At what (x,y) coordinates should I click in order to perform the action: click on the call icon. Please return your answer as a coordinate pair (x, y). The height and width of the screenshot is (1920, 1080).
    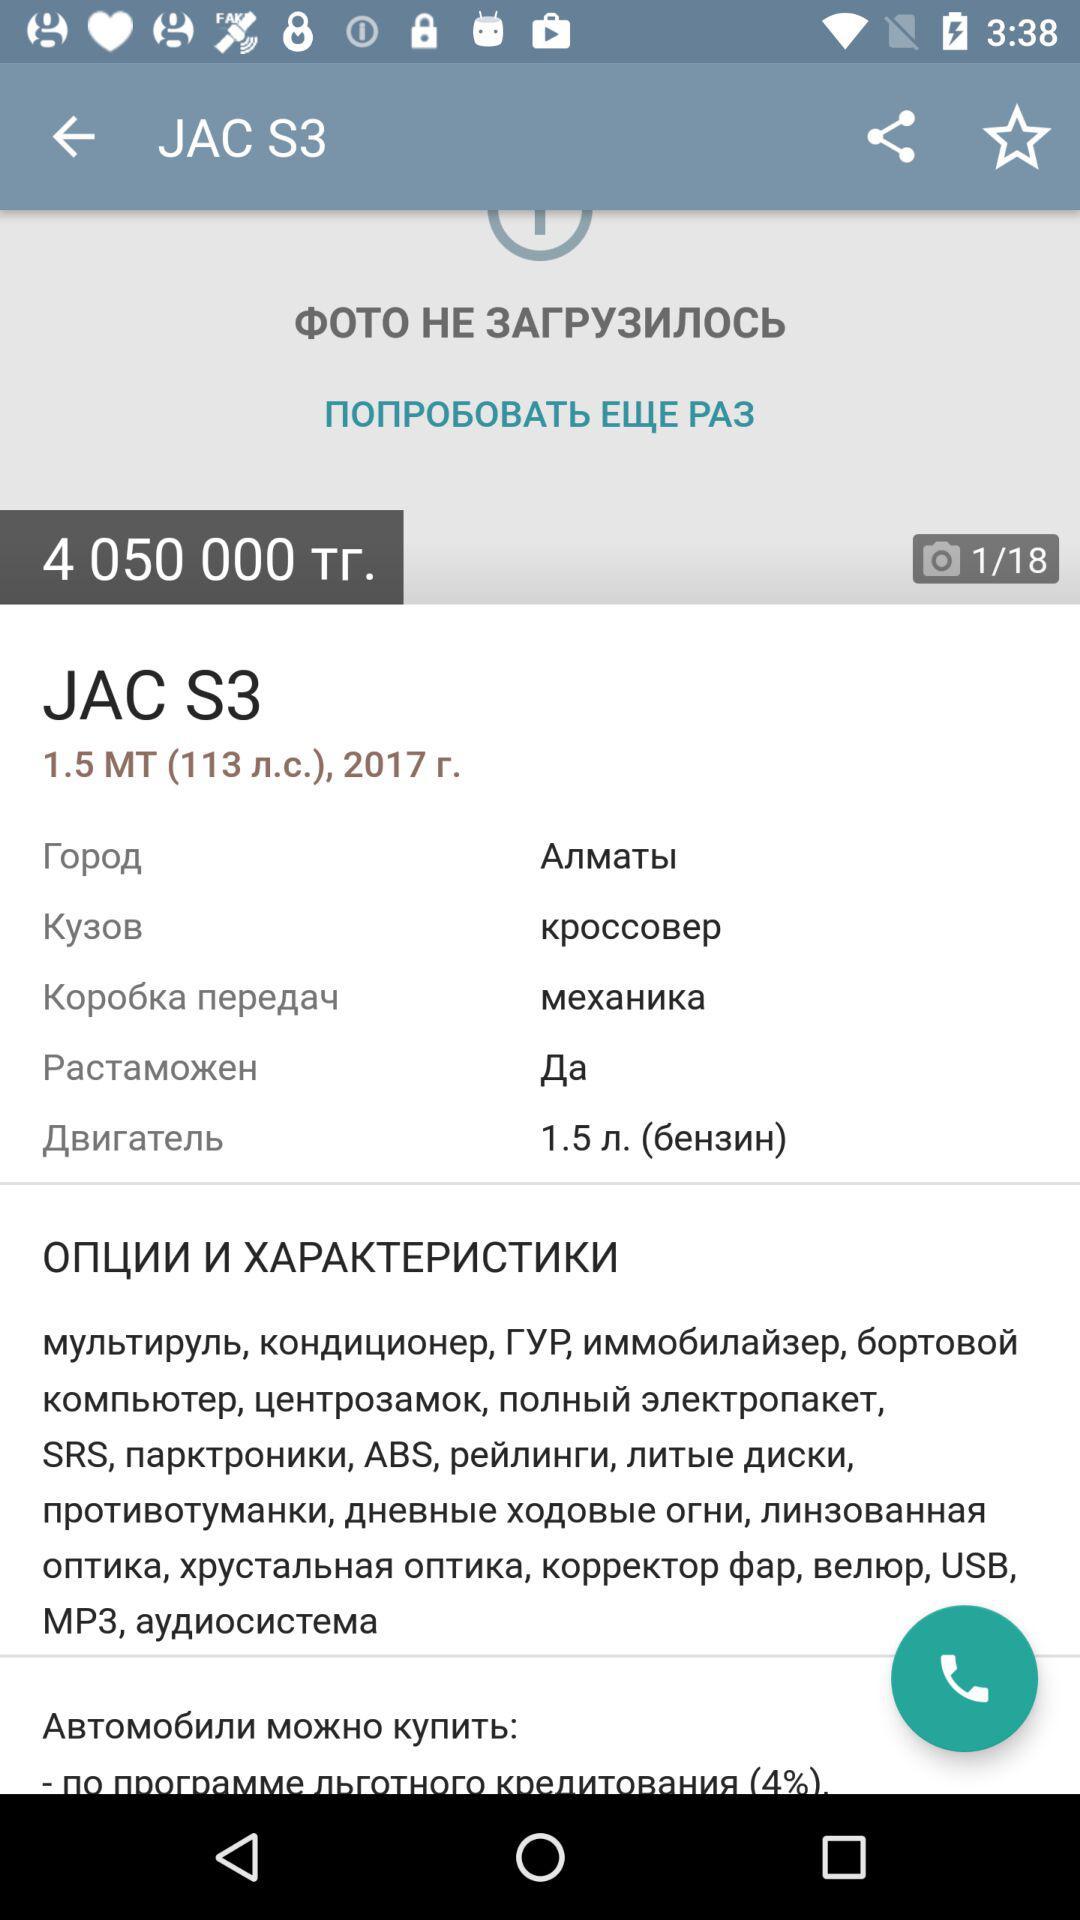
    Looking at the image, I should click on (963, 1678).